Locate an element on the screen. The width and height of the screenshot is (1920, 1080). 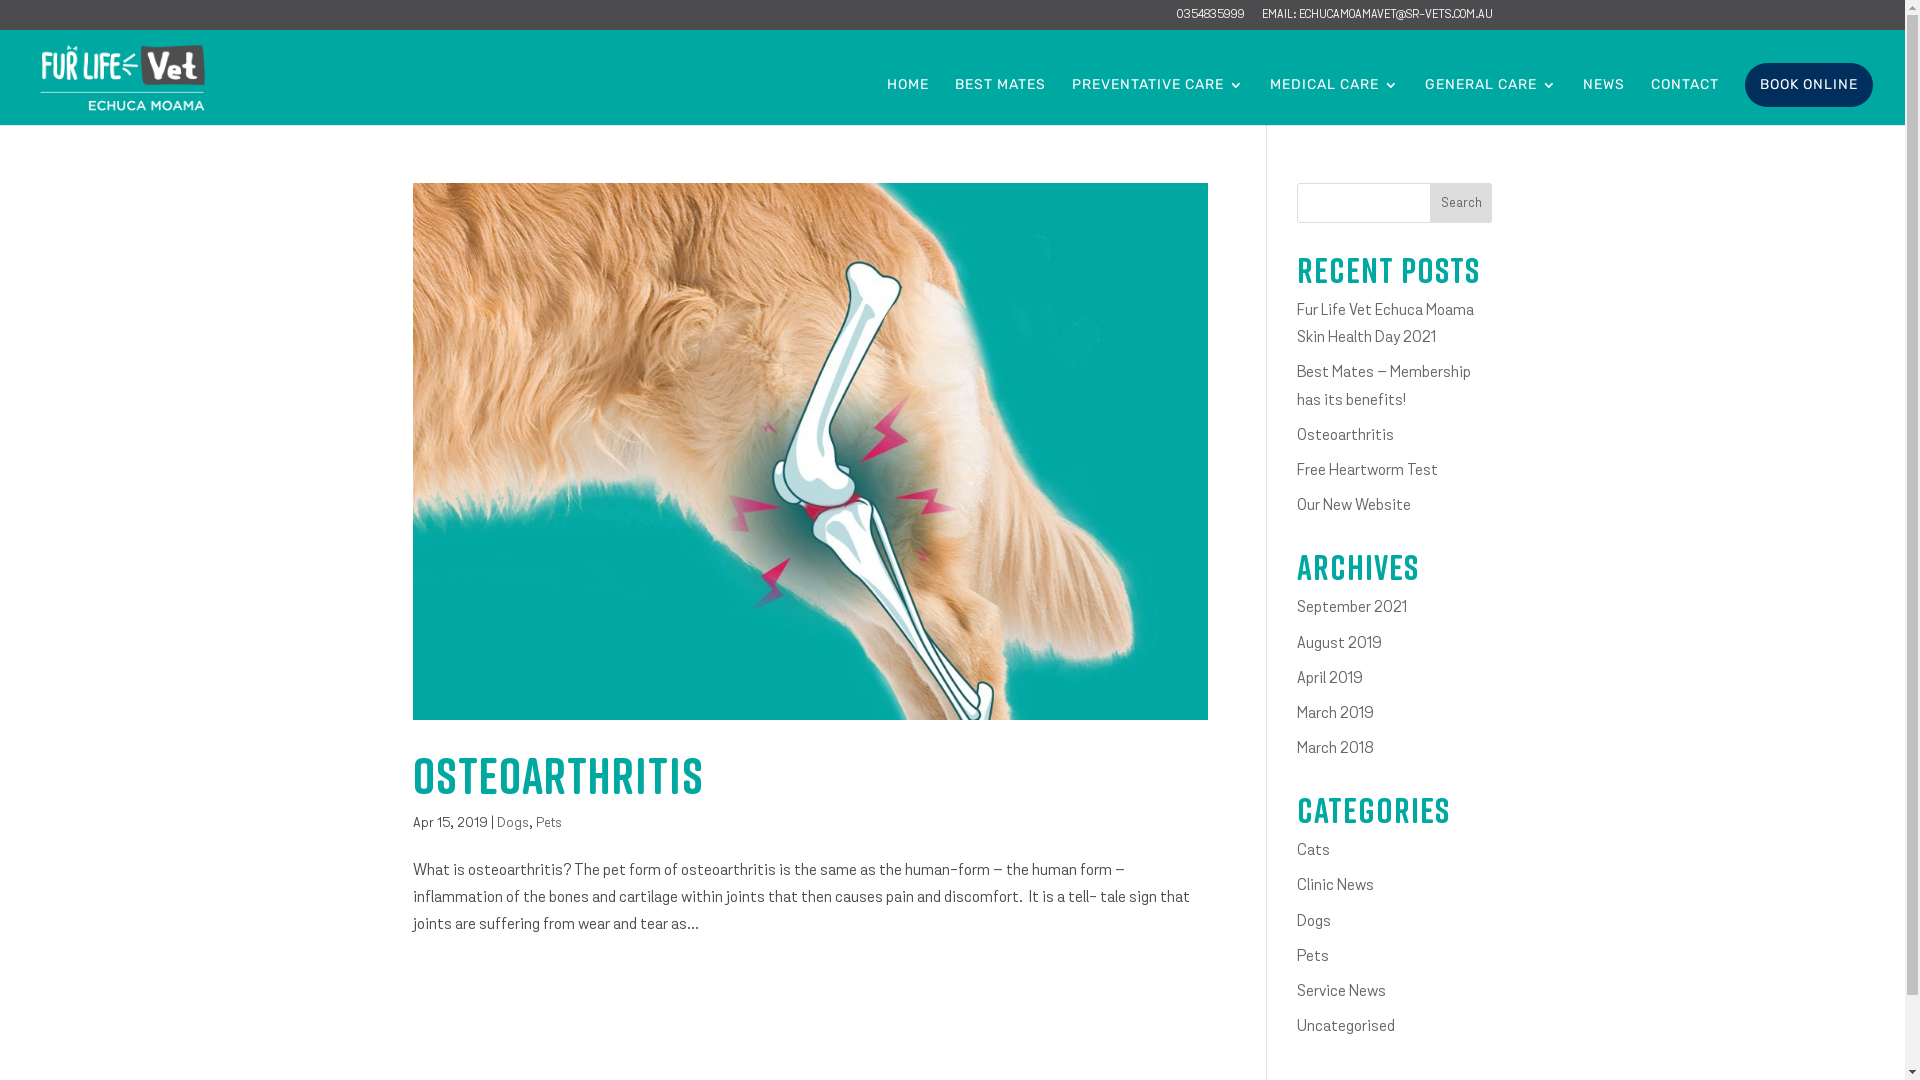
'September 2021' is located at coordinates (1352, 607).